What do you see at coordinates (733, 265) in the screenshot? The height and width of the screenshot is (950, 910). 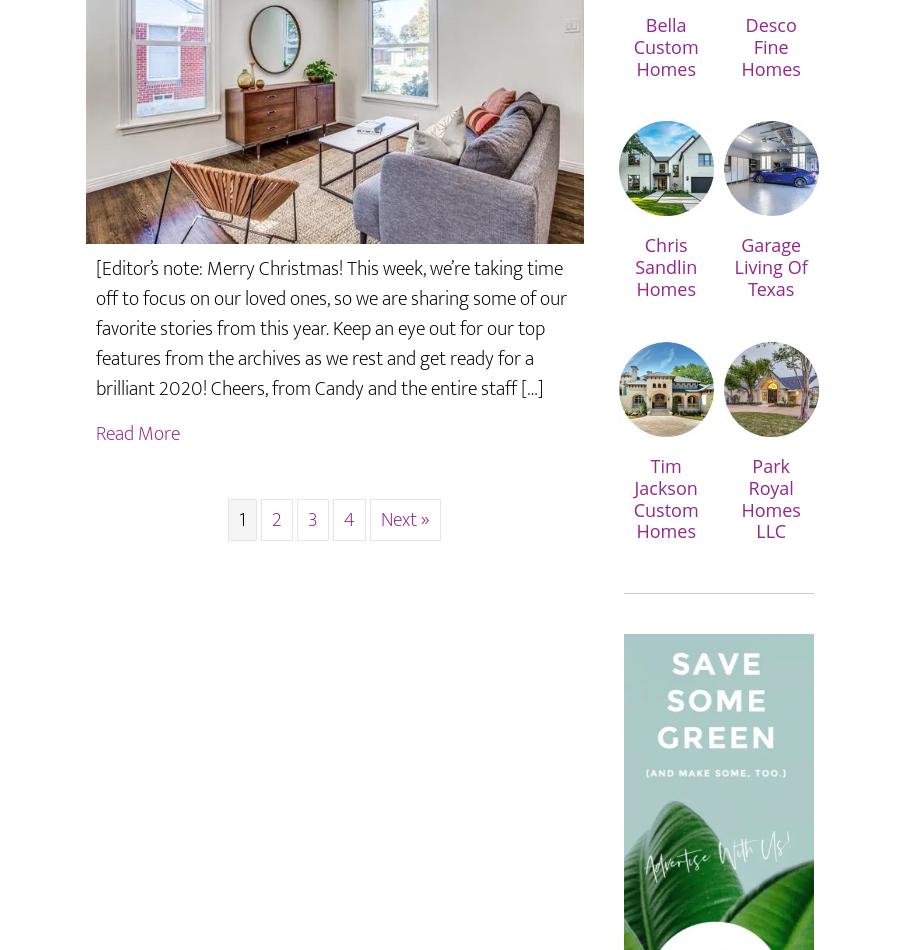 I see `'Garage Living Of Texas'` at bounding box center [733, 265].